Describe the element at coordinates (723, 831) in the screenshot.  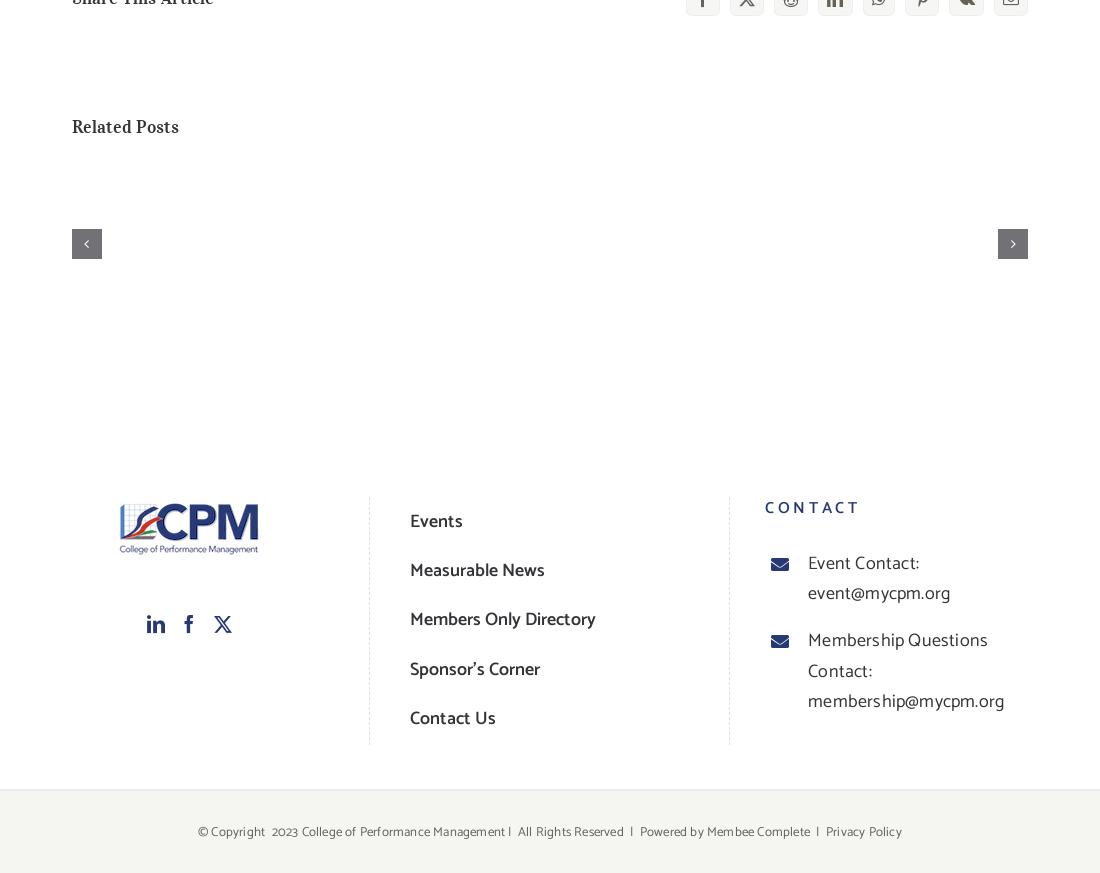
I see `'Powered by Membee Complete'` at that location.